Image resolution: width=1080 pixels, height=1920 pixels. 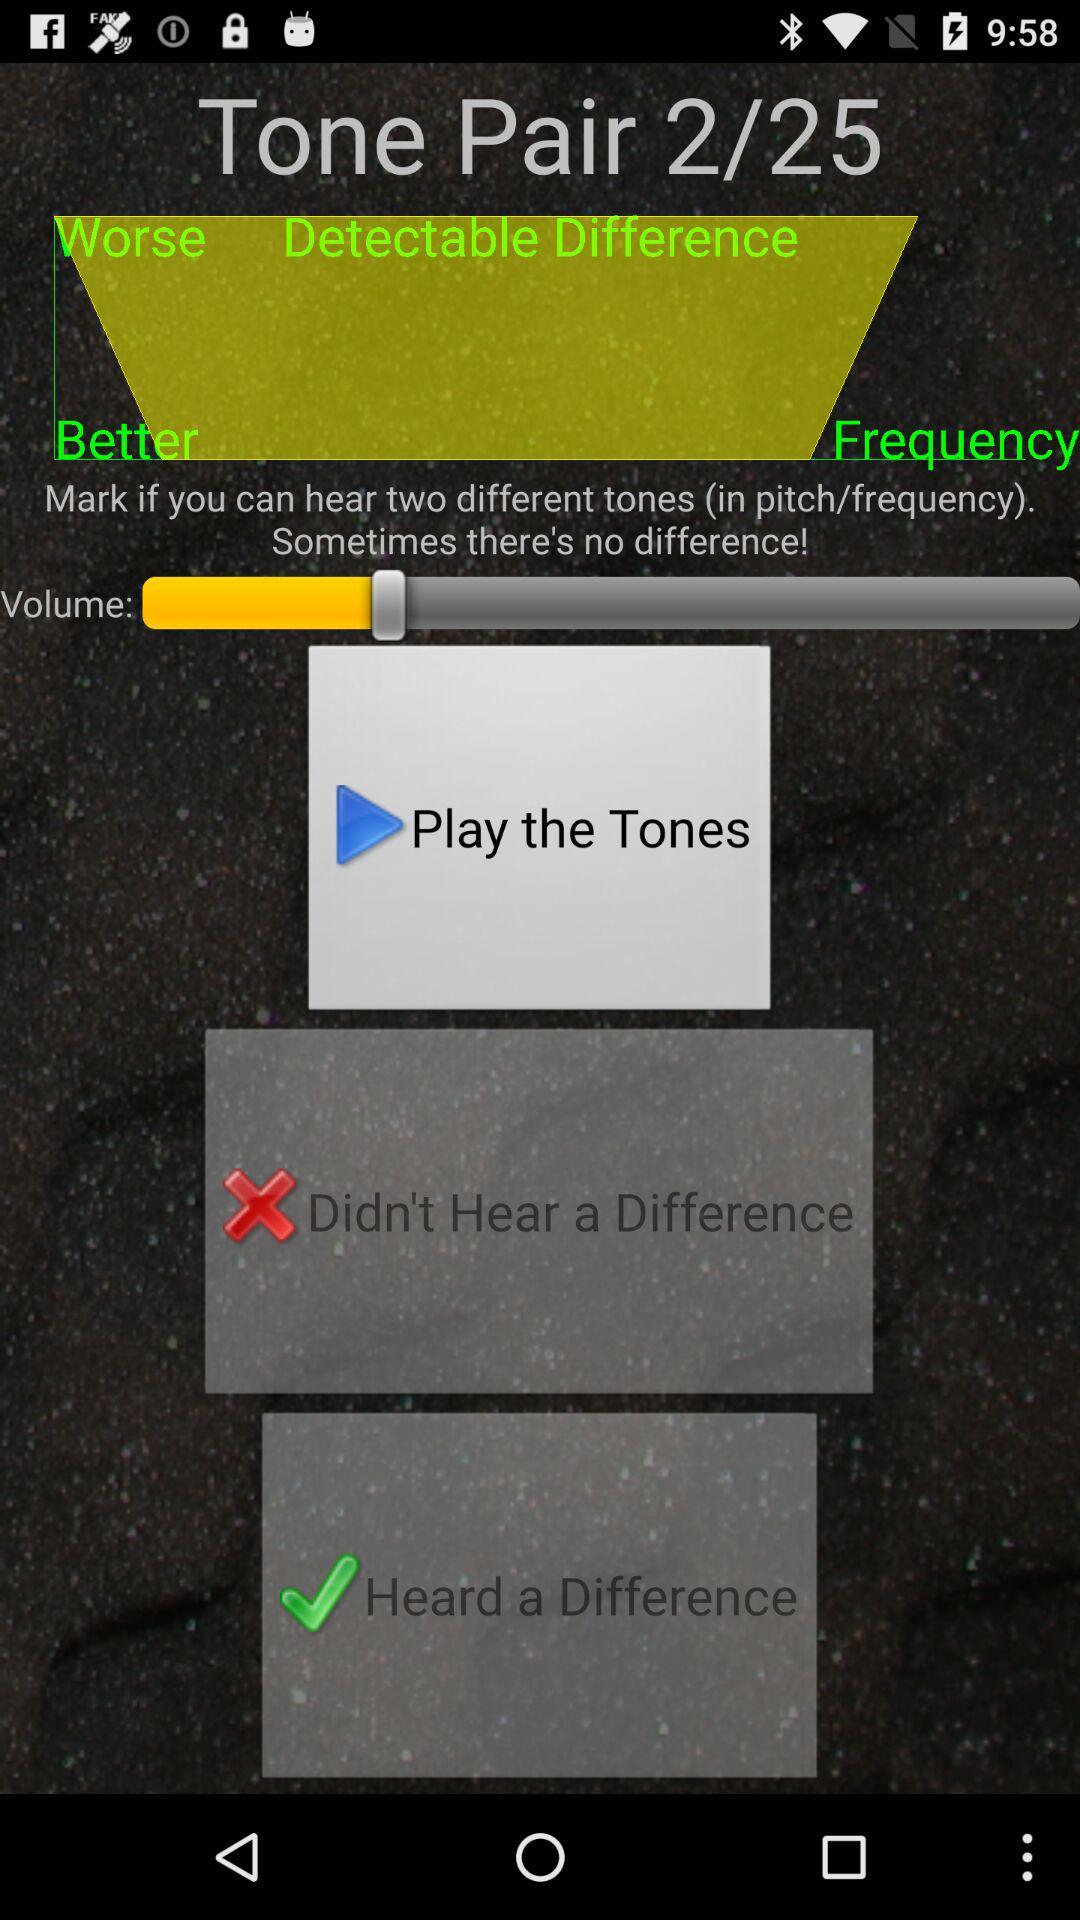 I want to click on the app to the right of volume:  icon, so click(x=540, y=833).